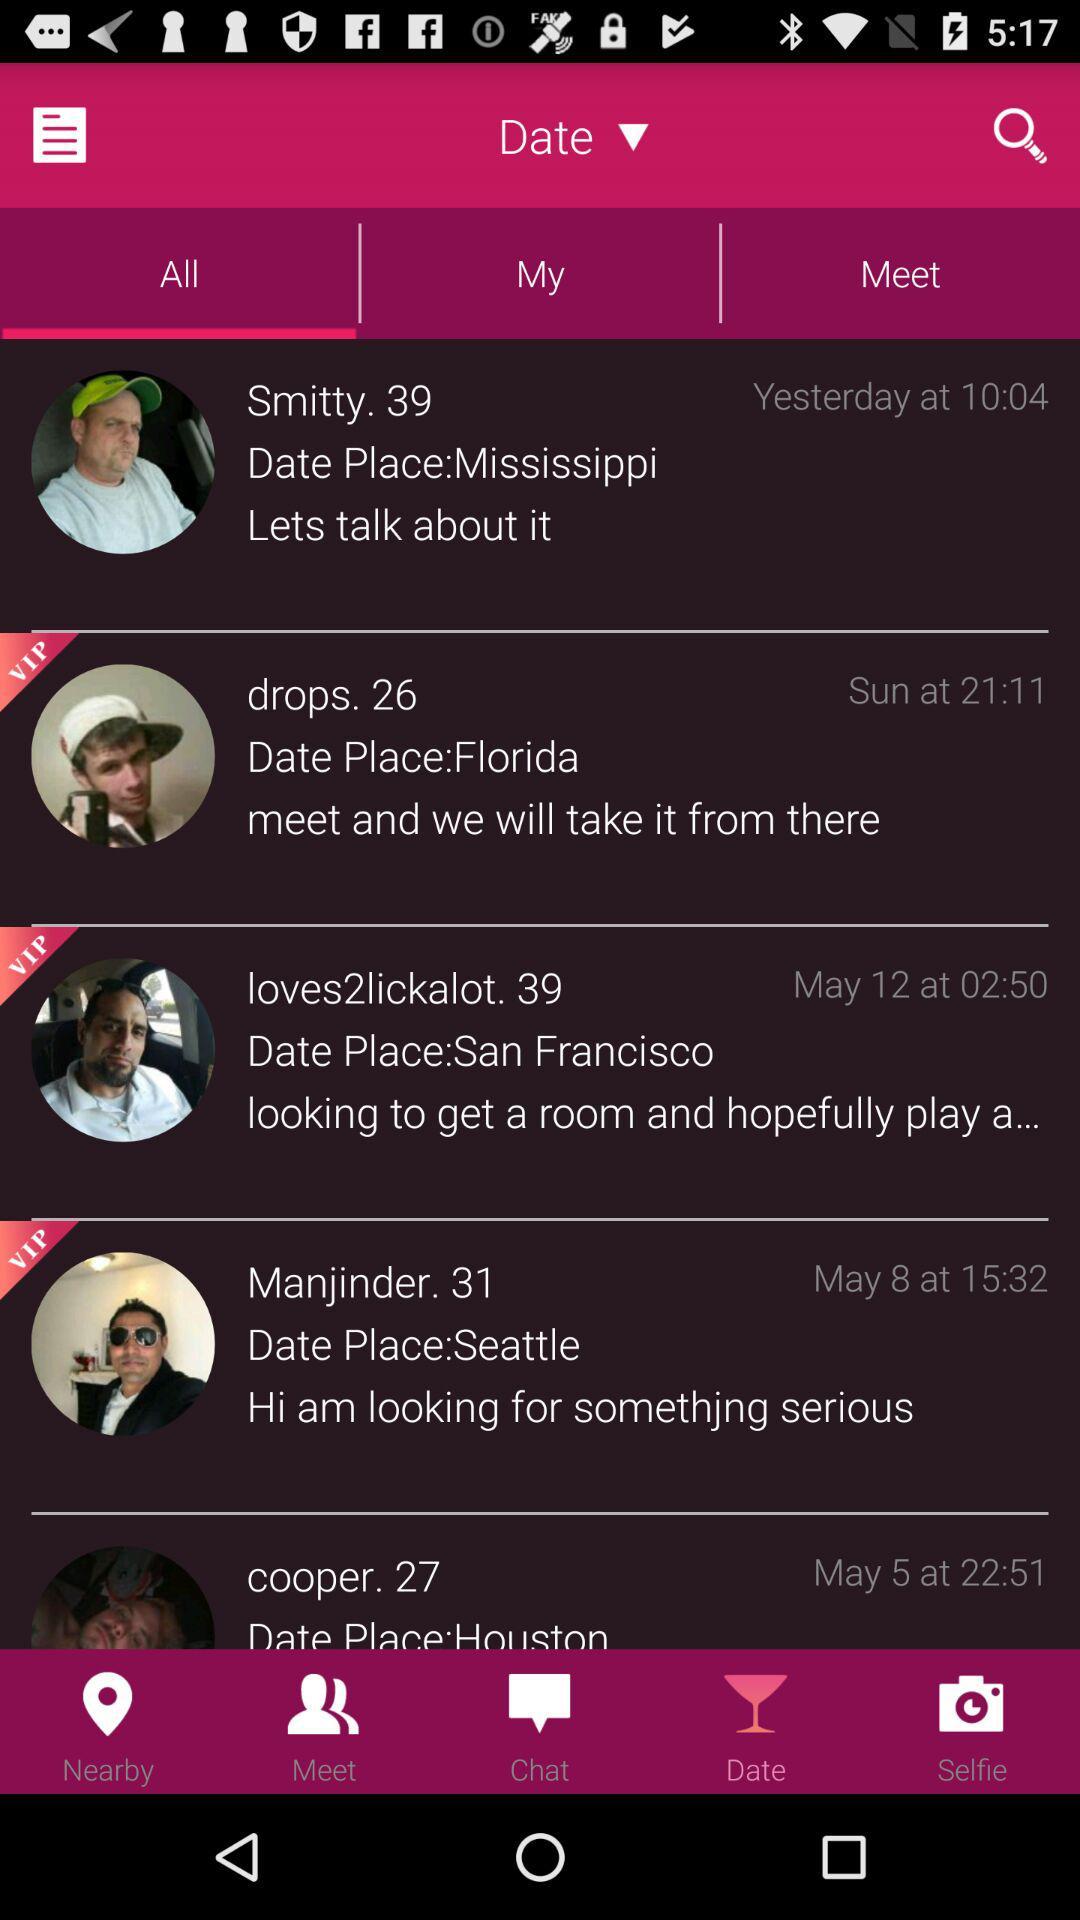 The width and height of the screenshot is (1080, 1920). I want to click on copy feature, so click(83, 133).